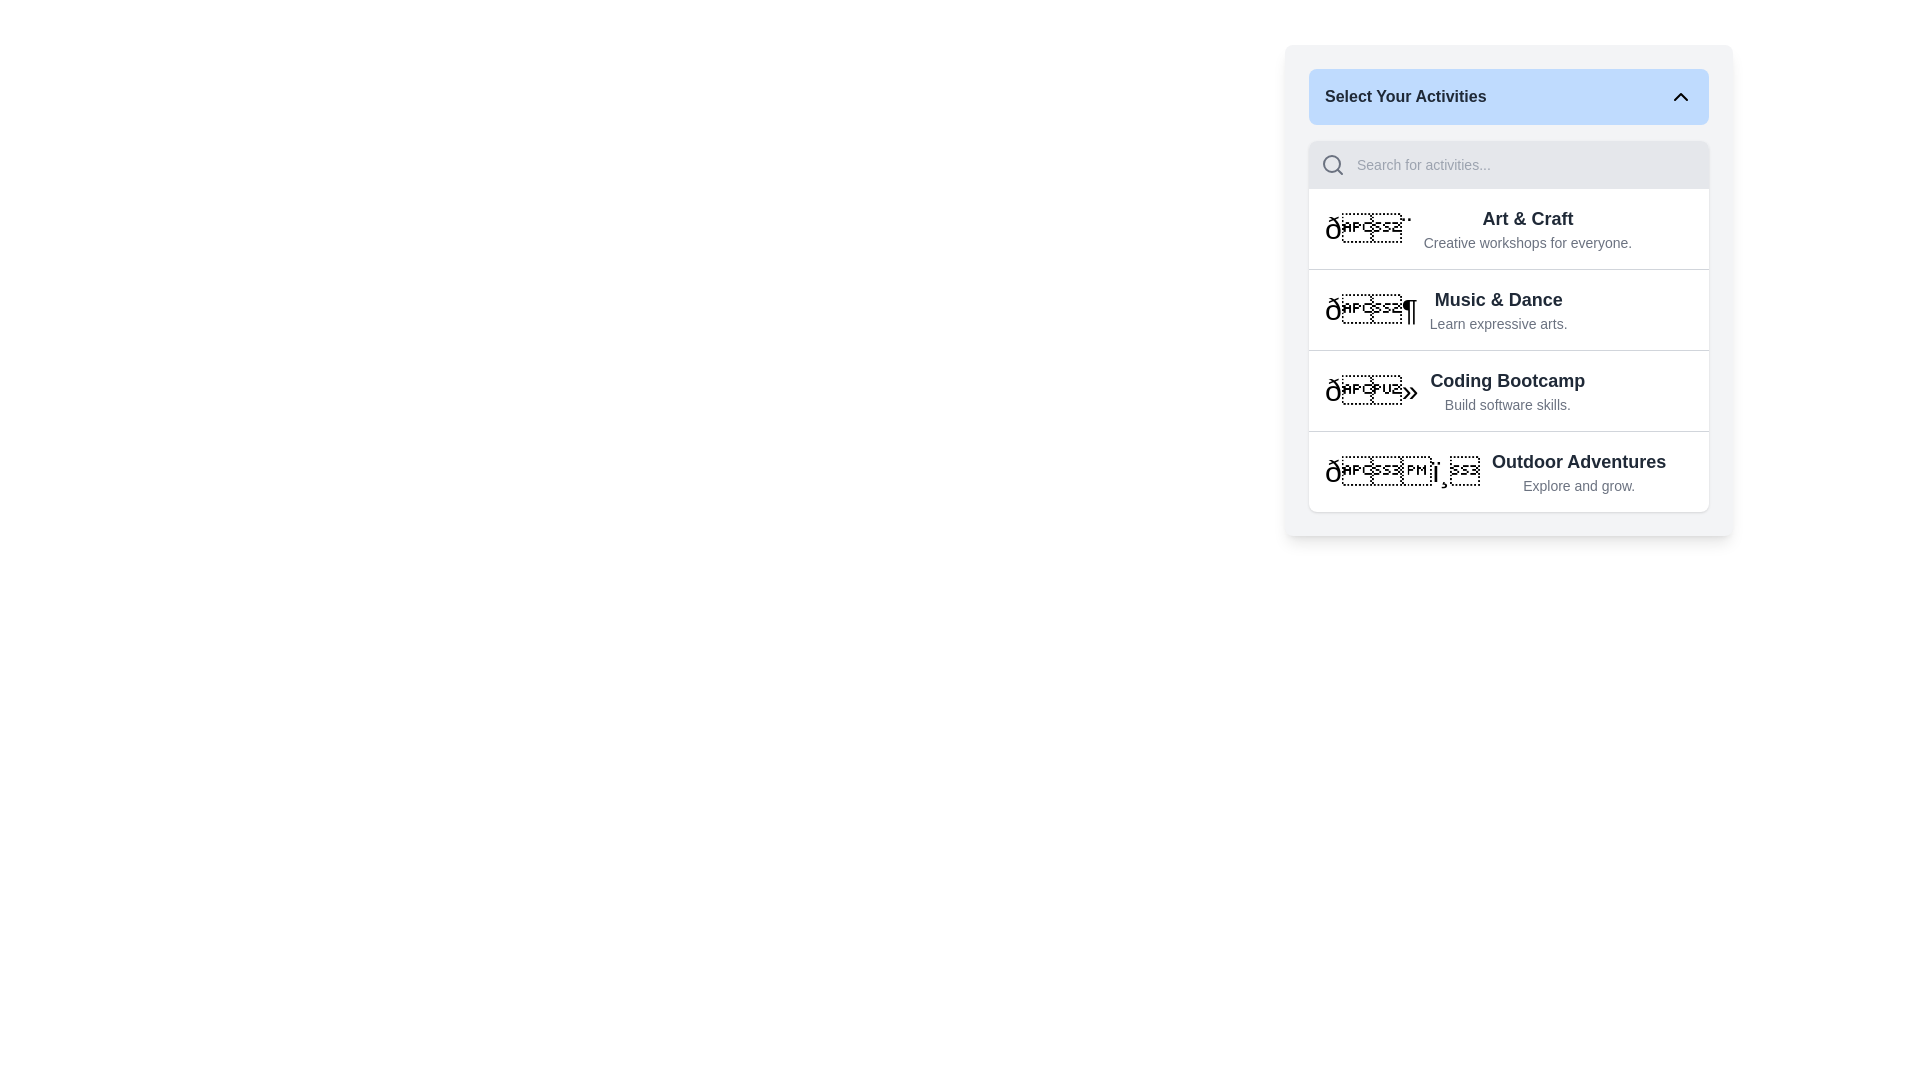 The height and width of the screenshot is (1080, 1920). Describe the element at coordinates (1508, 290) in the screenshot. I see `the selectable list item titled 'Music & Dance', which is positioned as the second option in the vertical list of activities` at that location.